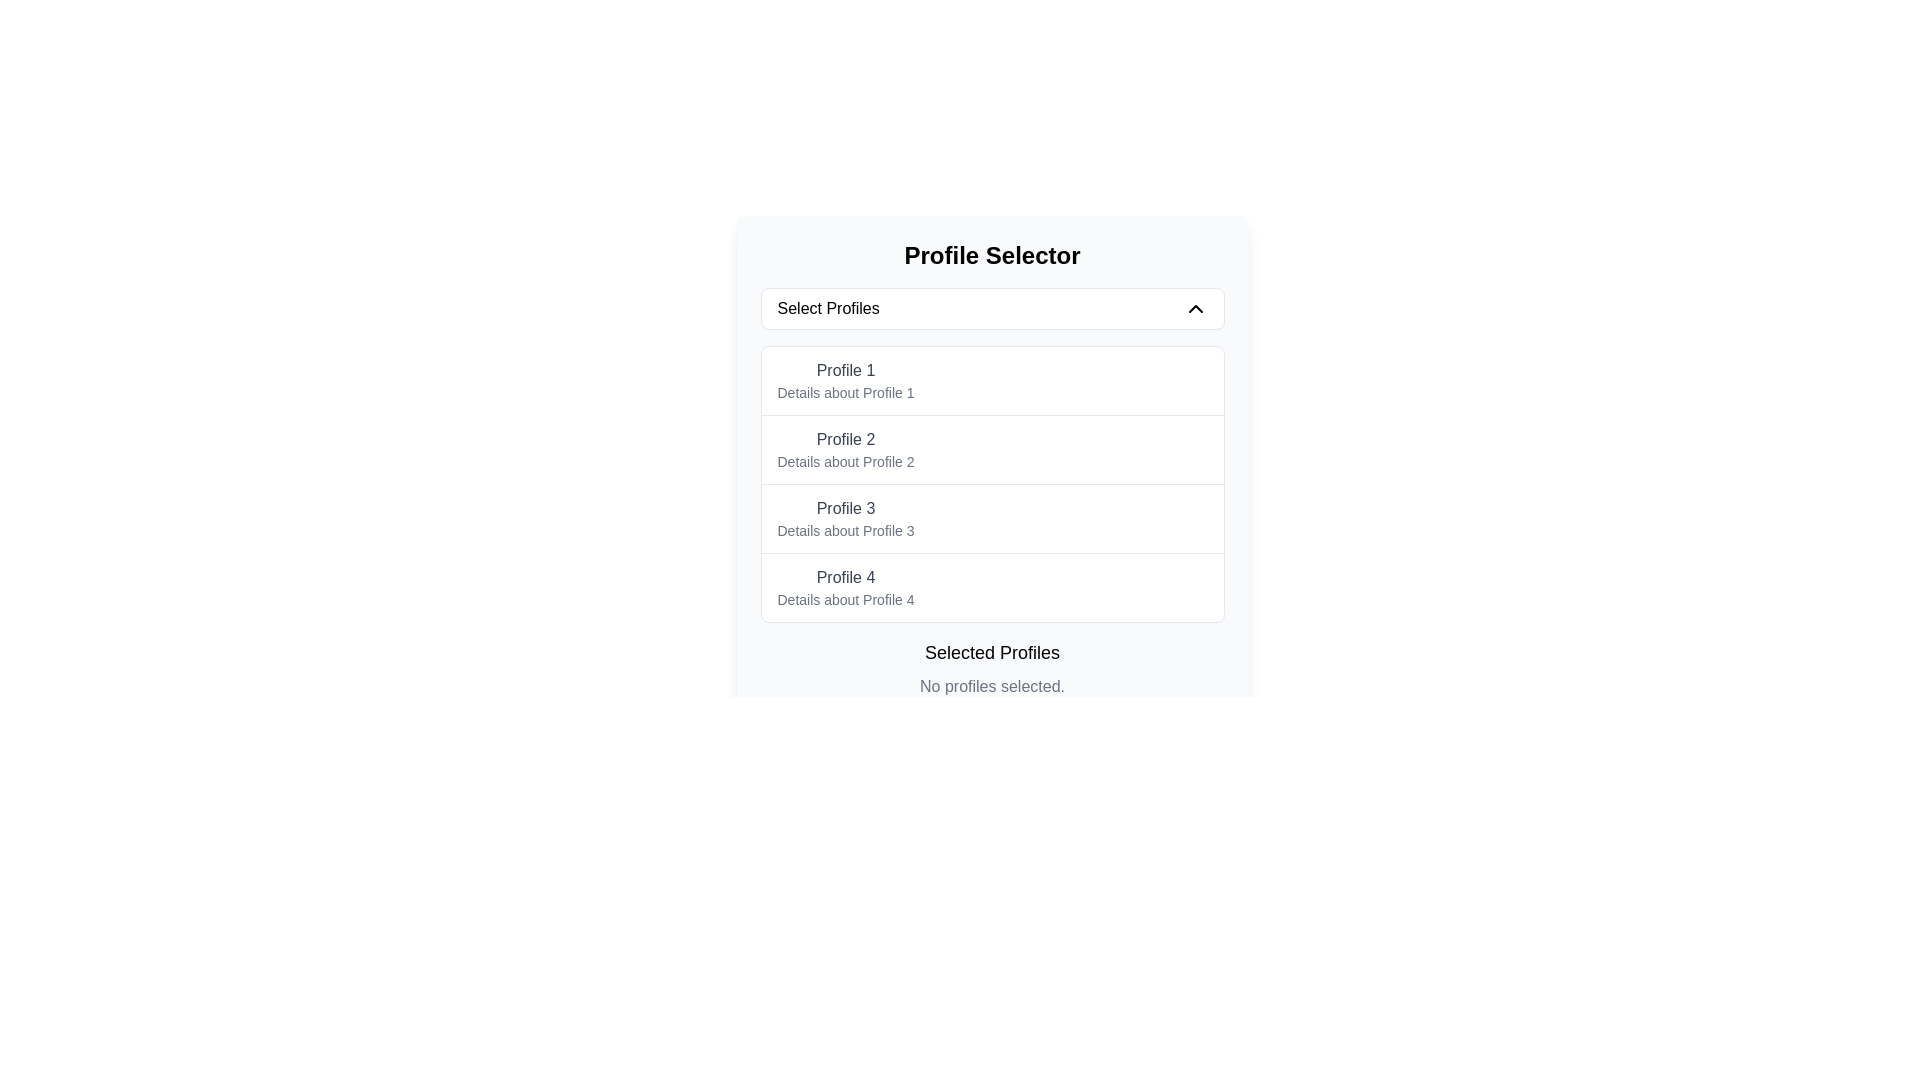  What do you see at coordinates (992, 668) in the screenshot?
I see `the static informational text block displaying 'Selected Profiles' and indicating 'No profiles selected.' at the bottom of the 'Profile Selector' panel` at bounding box center [992, 668].